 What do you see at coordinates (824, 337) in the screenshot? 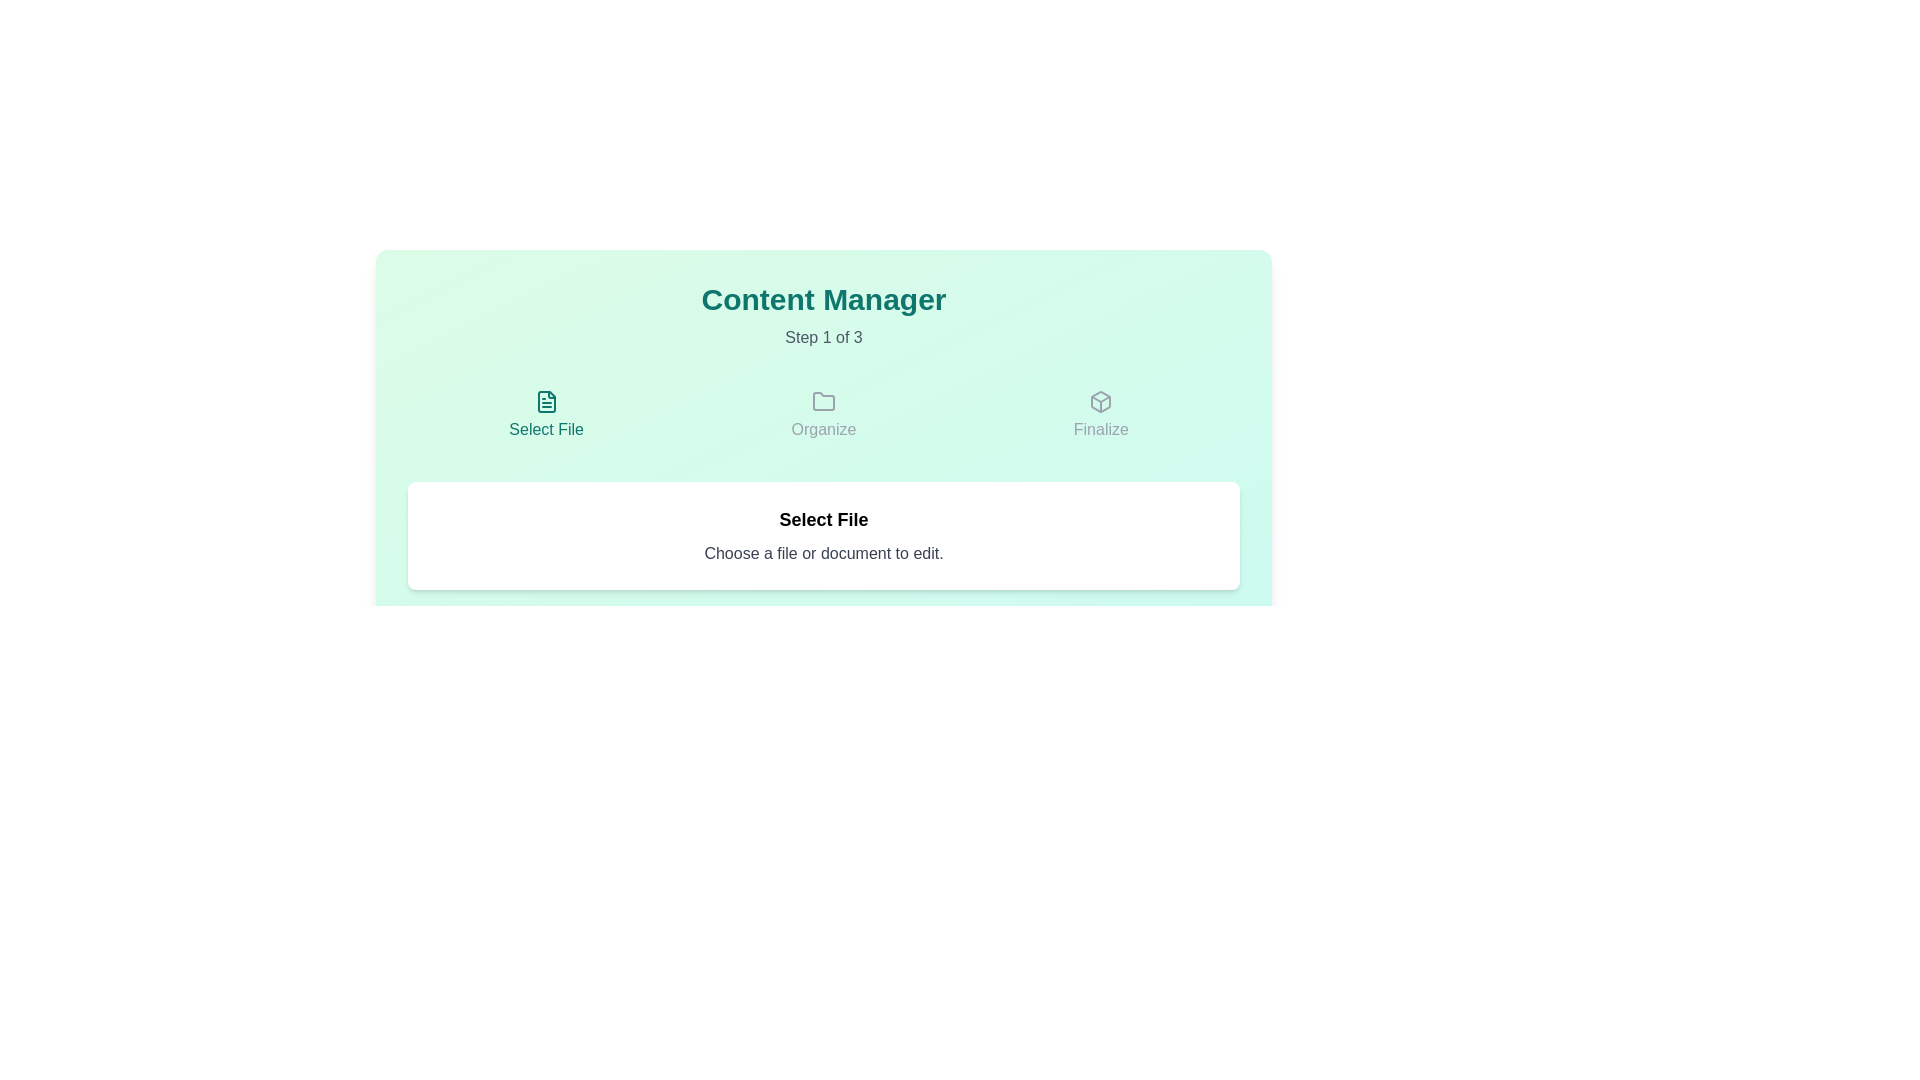
I see `the 'Step 1 of 3' text label` at bounding box center [824, 337].